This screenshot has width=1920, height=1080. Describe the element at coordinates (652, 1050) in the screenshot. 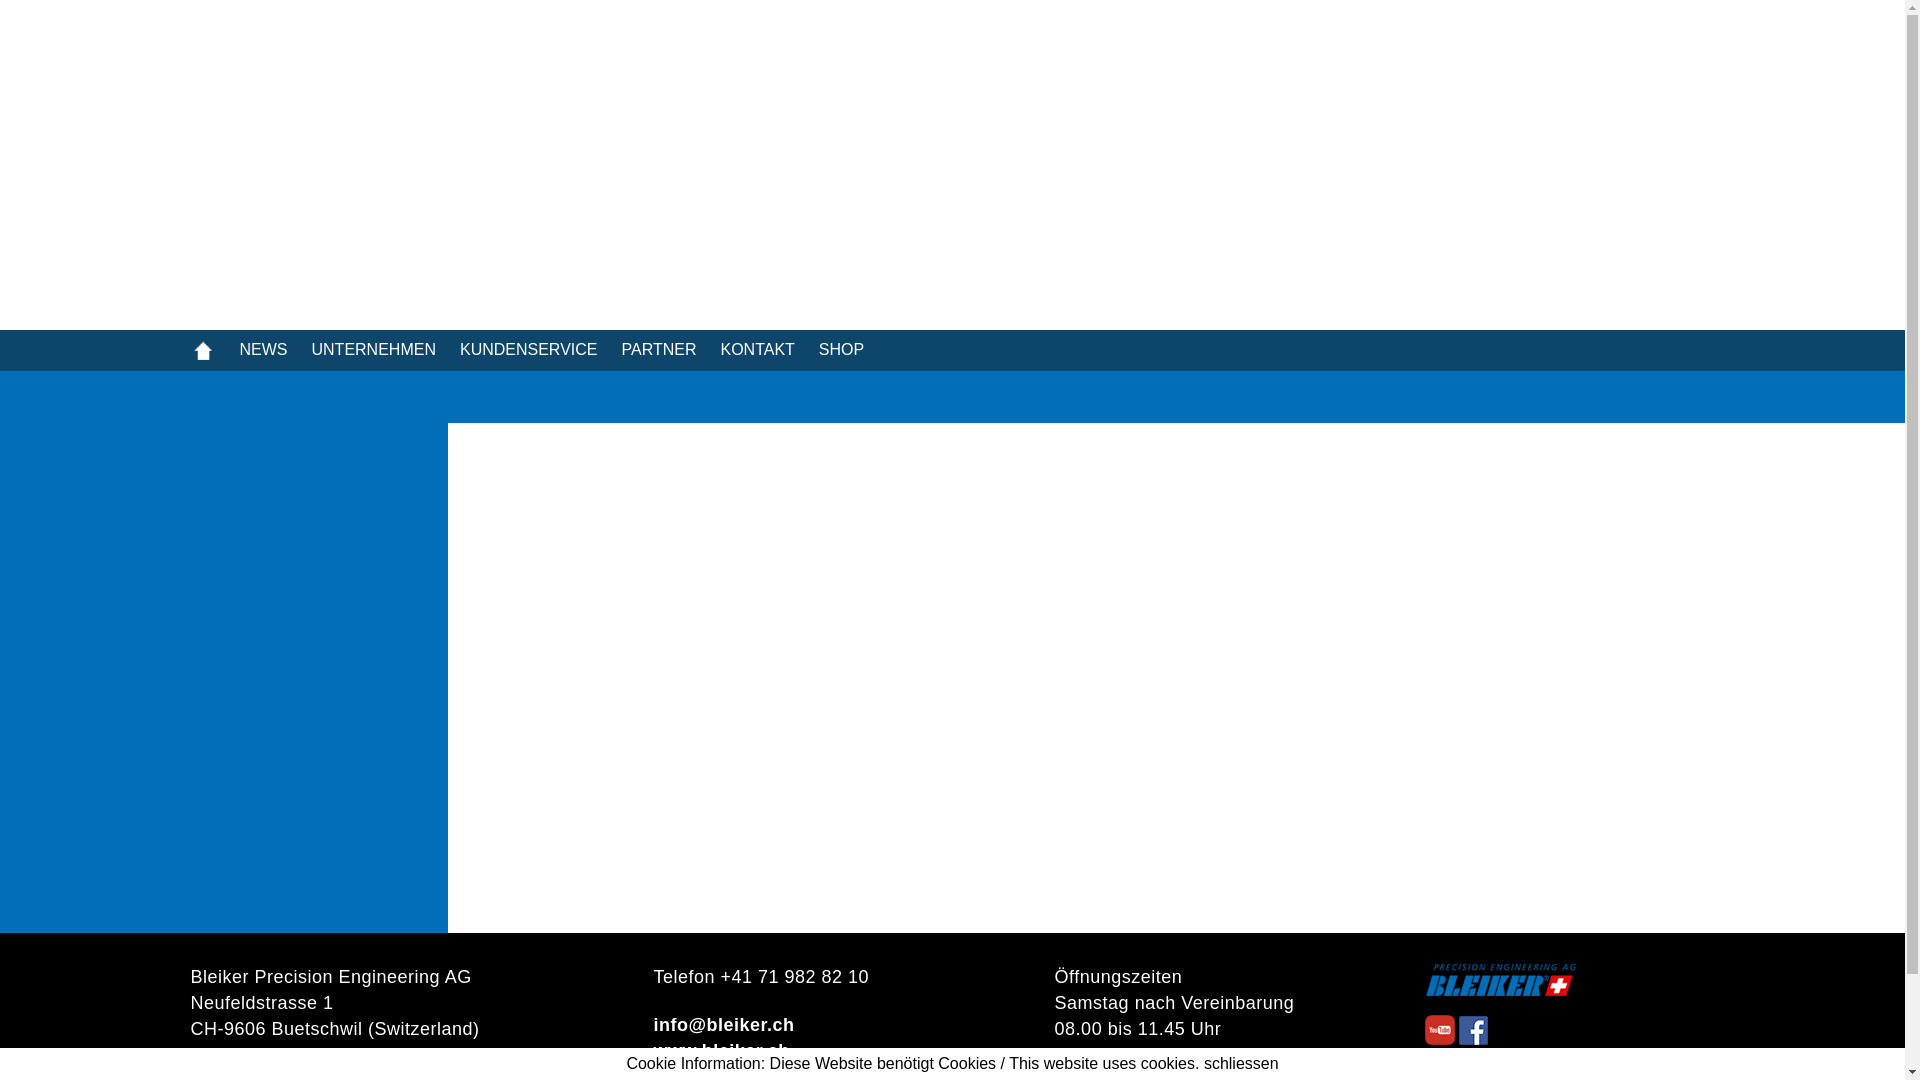

I see `'www.bleiker.ch'` at that location.